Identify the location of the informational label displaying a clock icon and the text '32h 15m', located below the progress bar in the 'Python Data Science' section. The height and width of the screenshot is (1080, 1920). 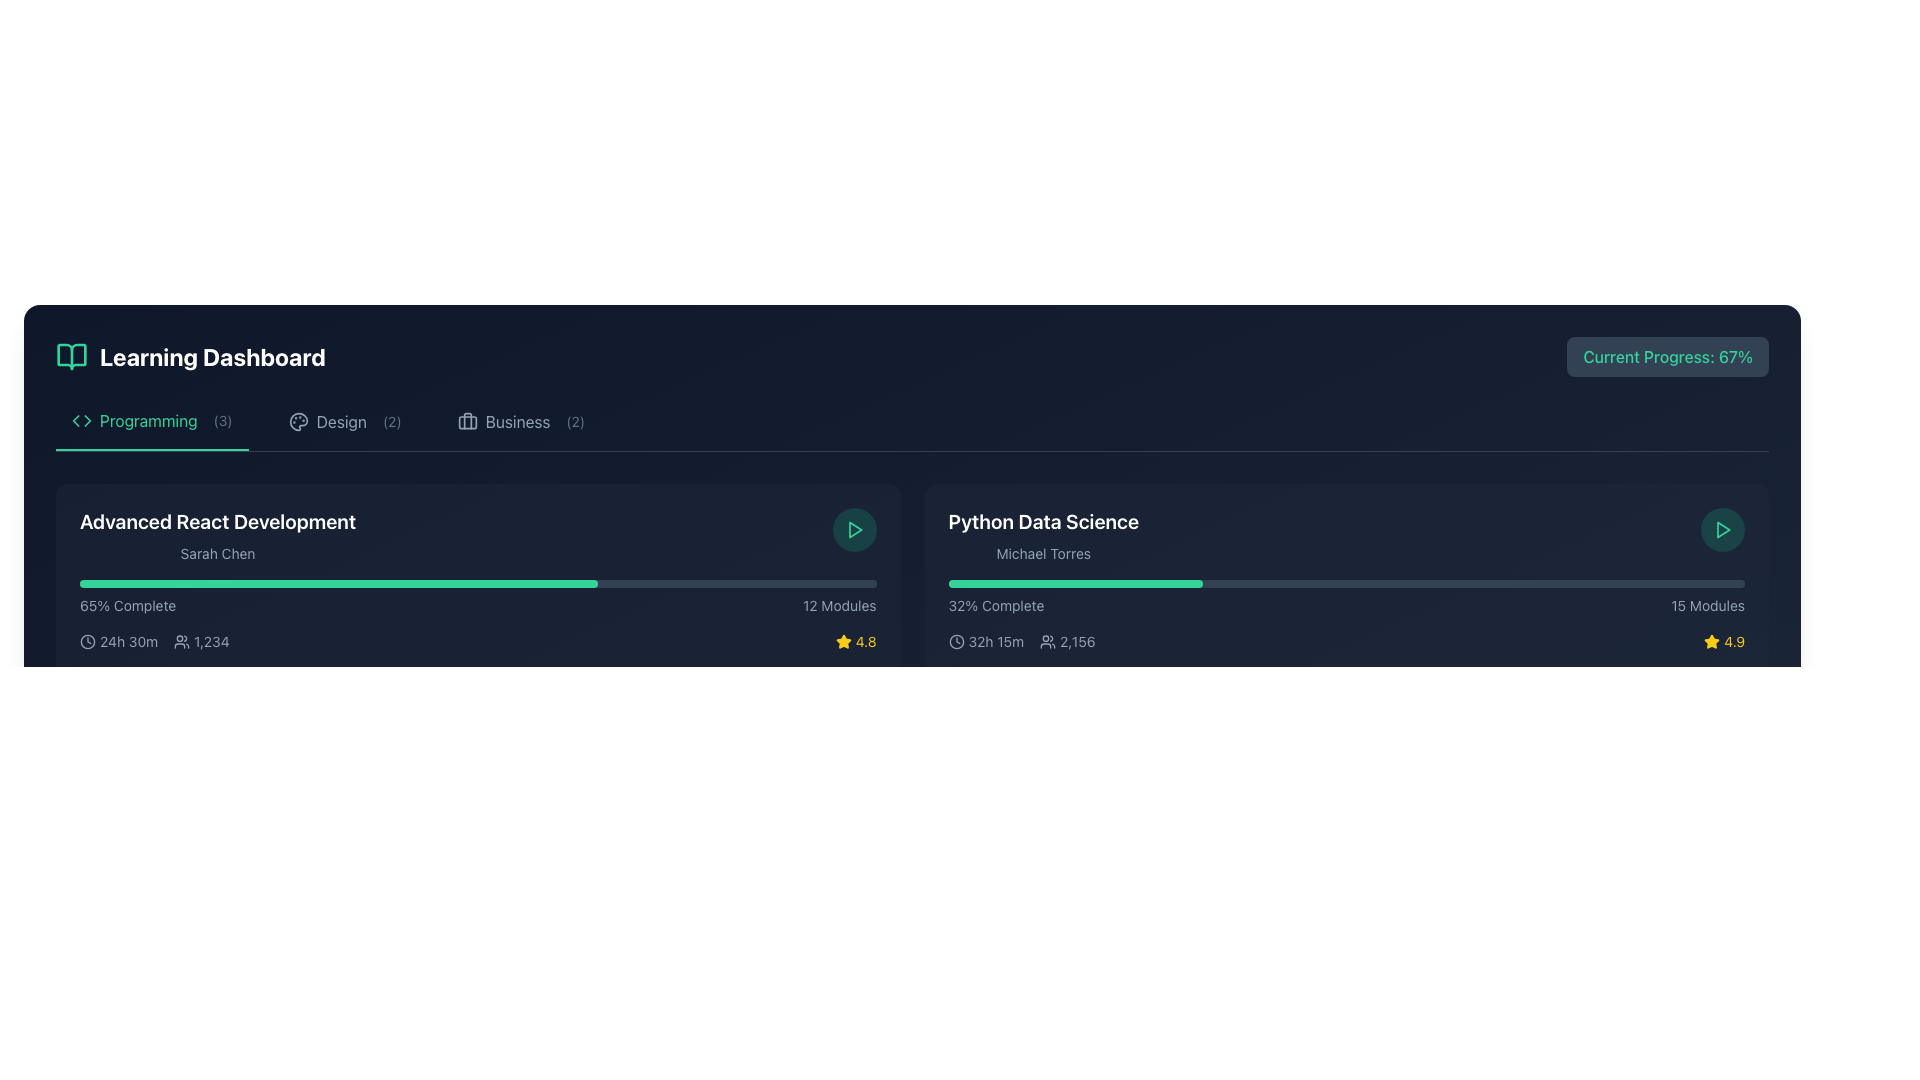
(986, 641).